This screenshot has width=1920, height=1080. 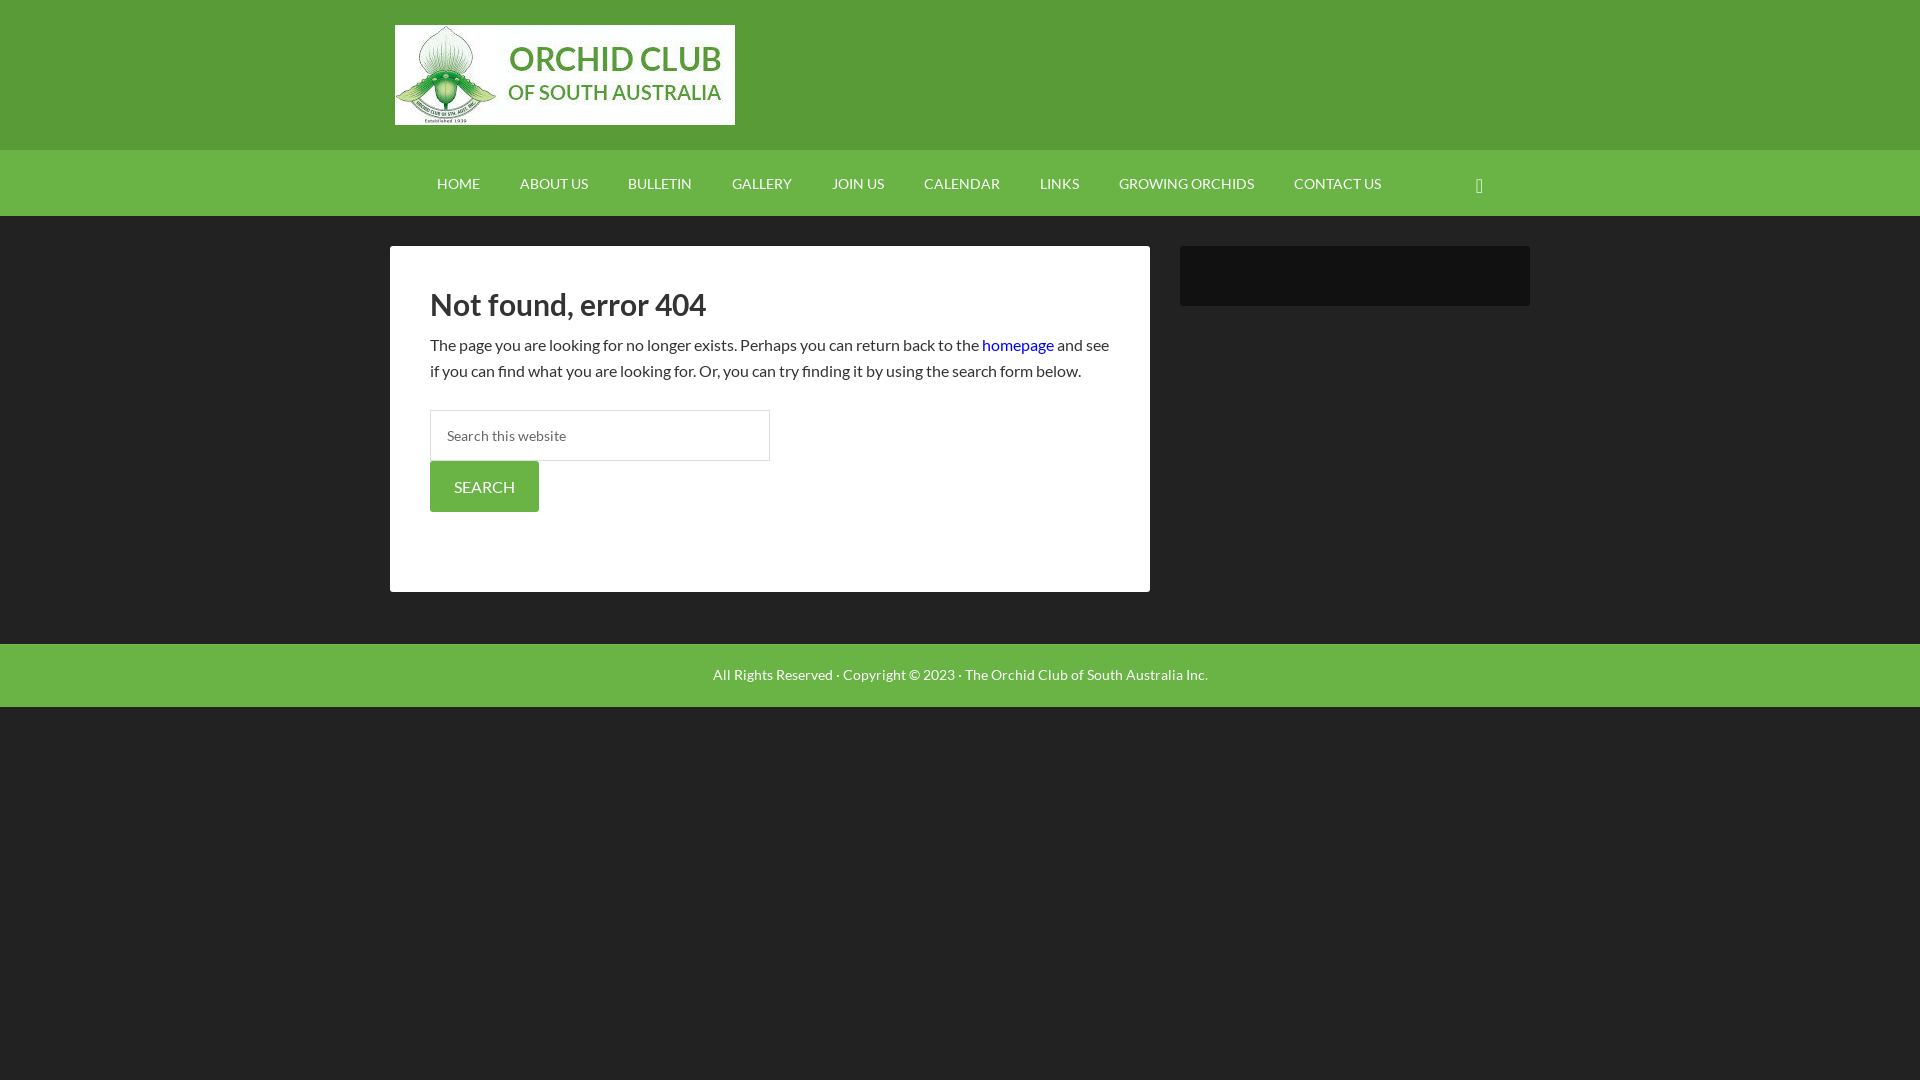 What do you see at coordinates (1017, 343) in the screenshot?
I see `'homepage'` at bounding box center [1017, 343].